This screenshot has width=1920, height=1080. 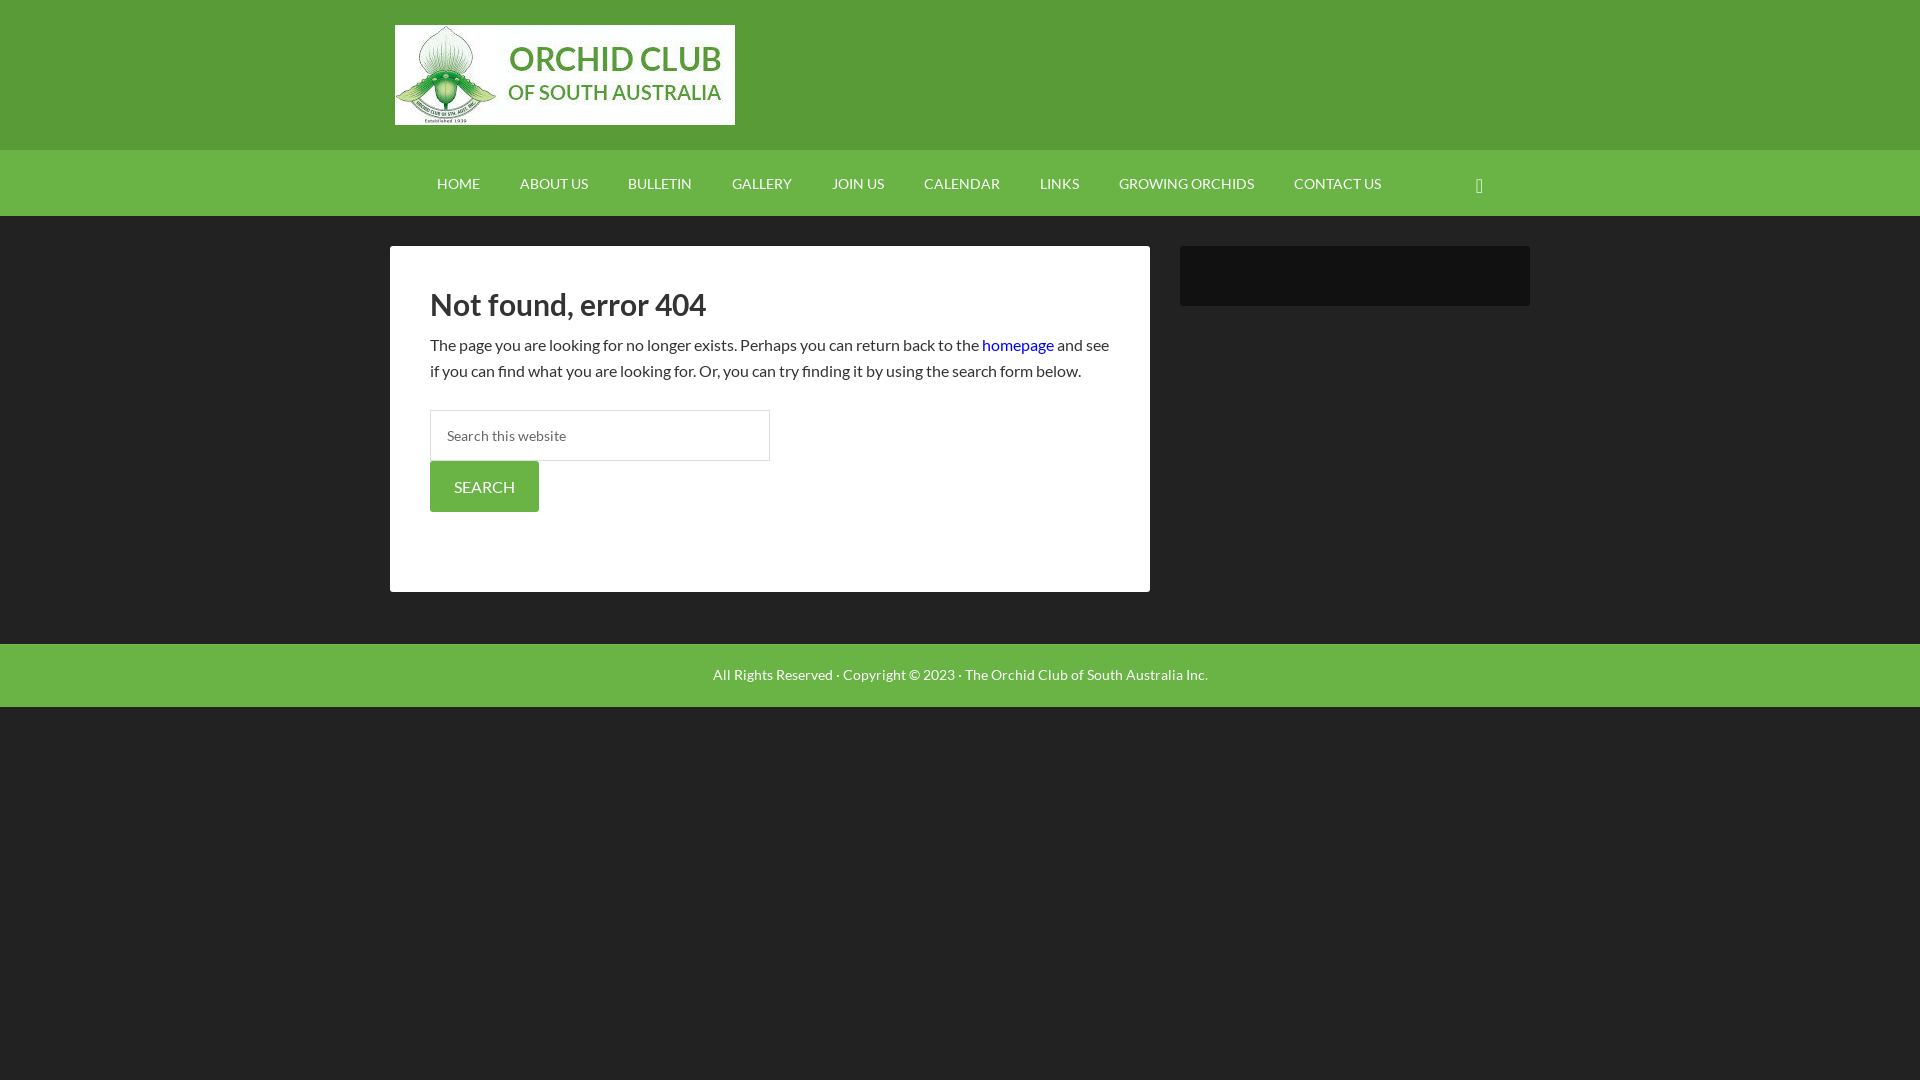 What do you see at coordinates (1017, 343) in the screenshot?
I see `'homepage'` at bounding box center [1017, 343].